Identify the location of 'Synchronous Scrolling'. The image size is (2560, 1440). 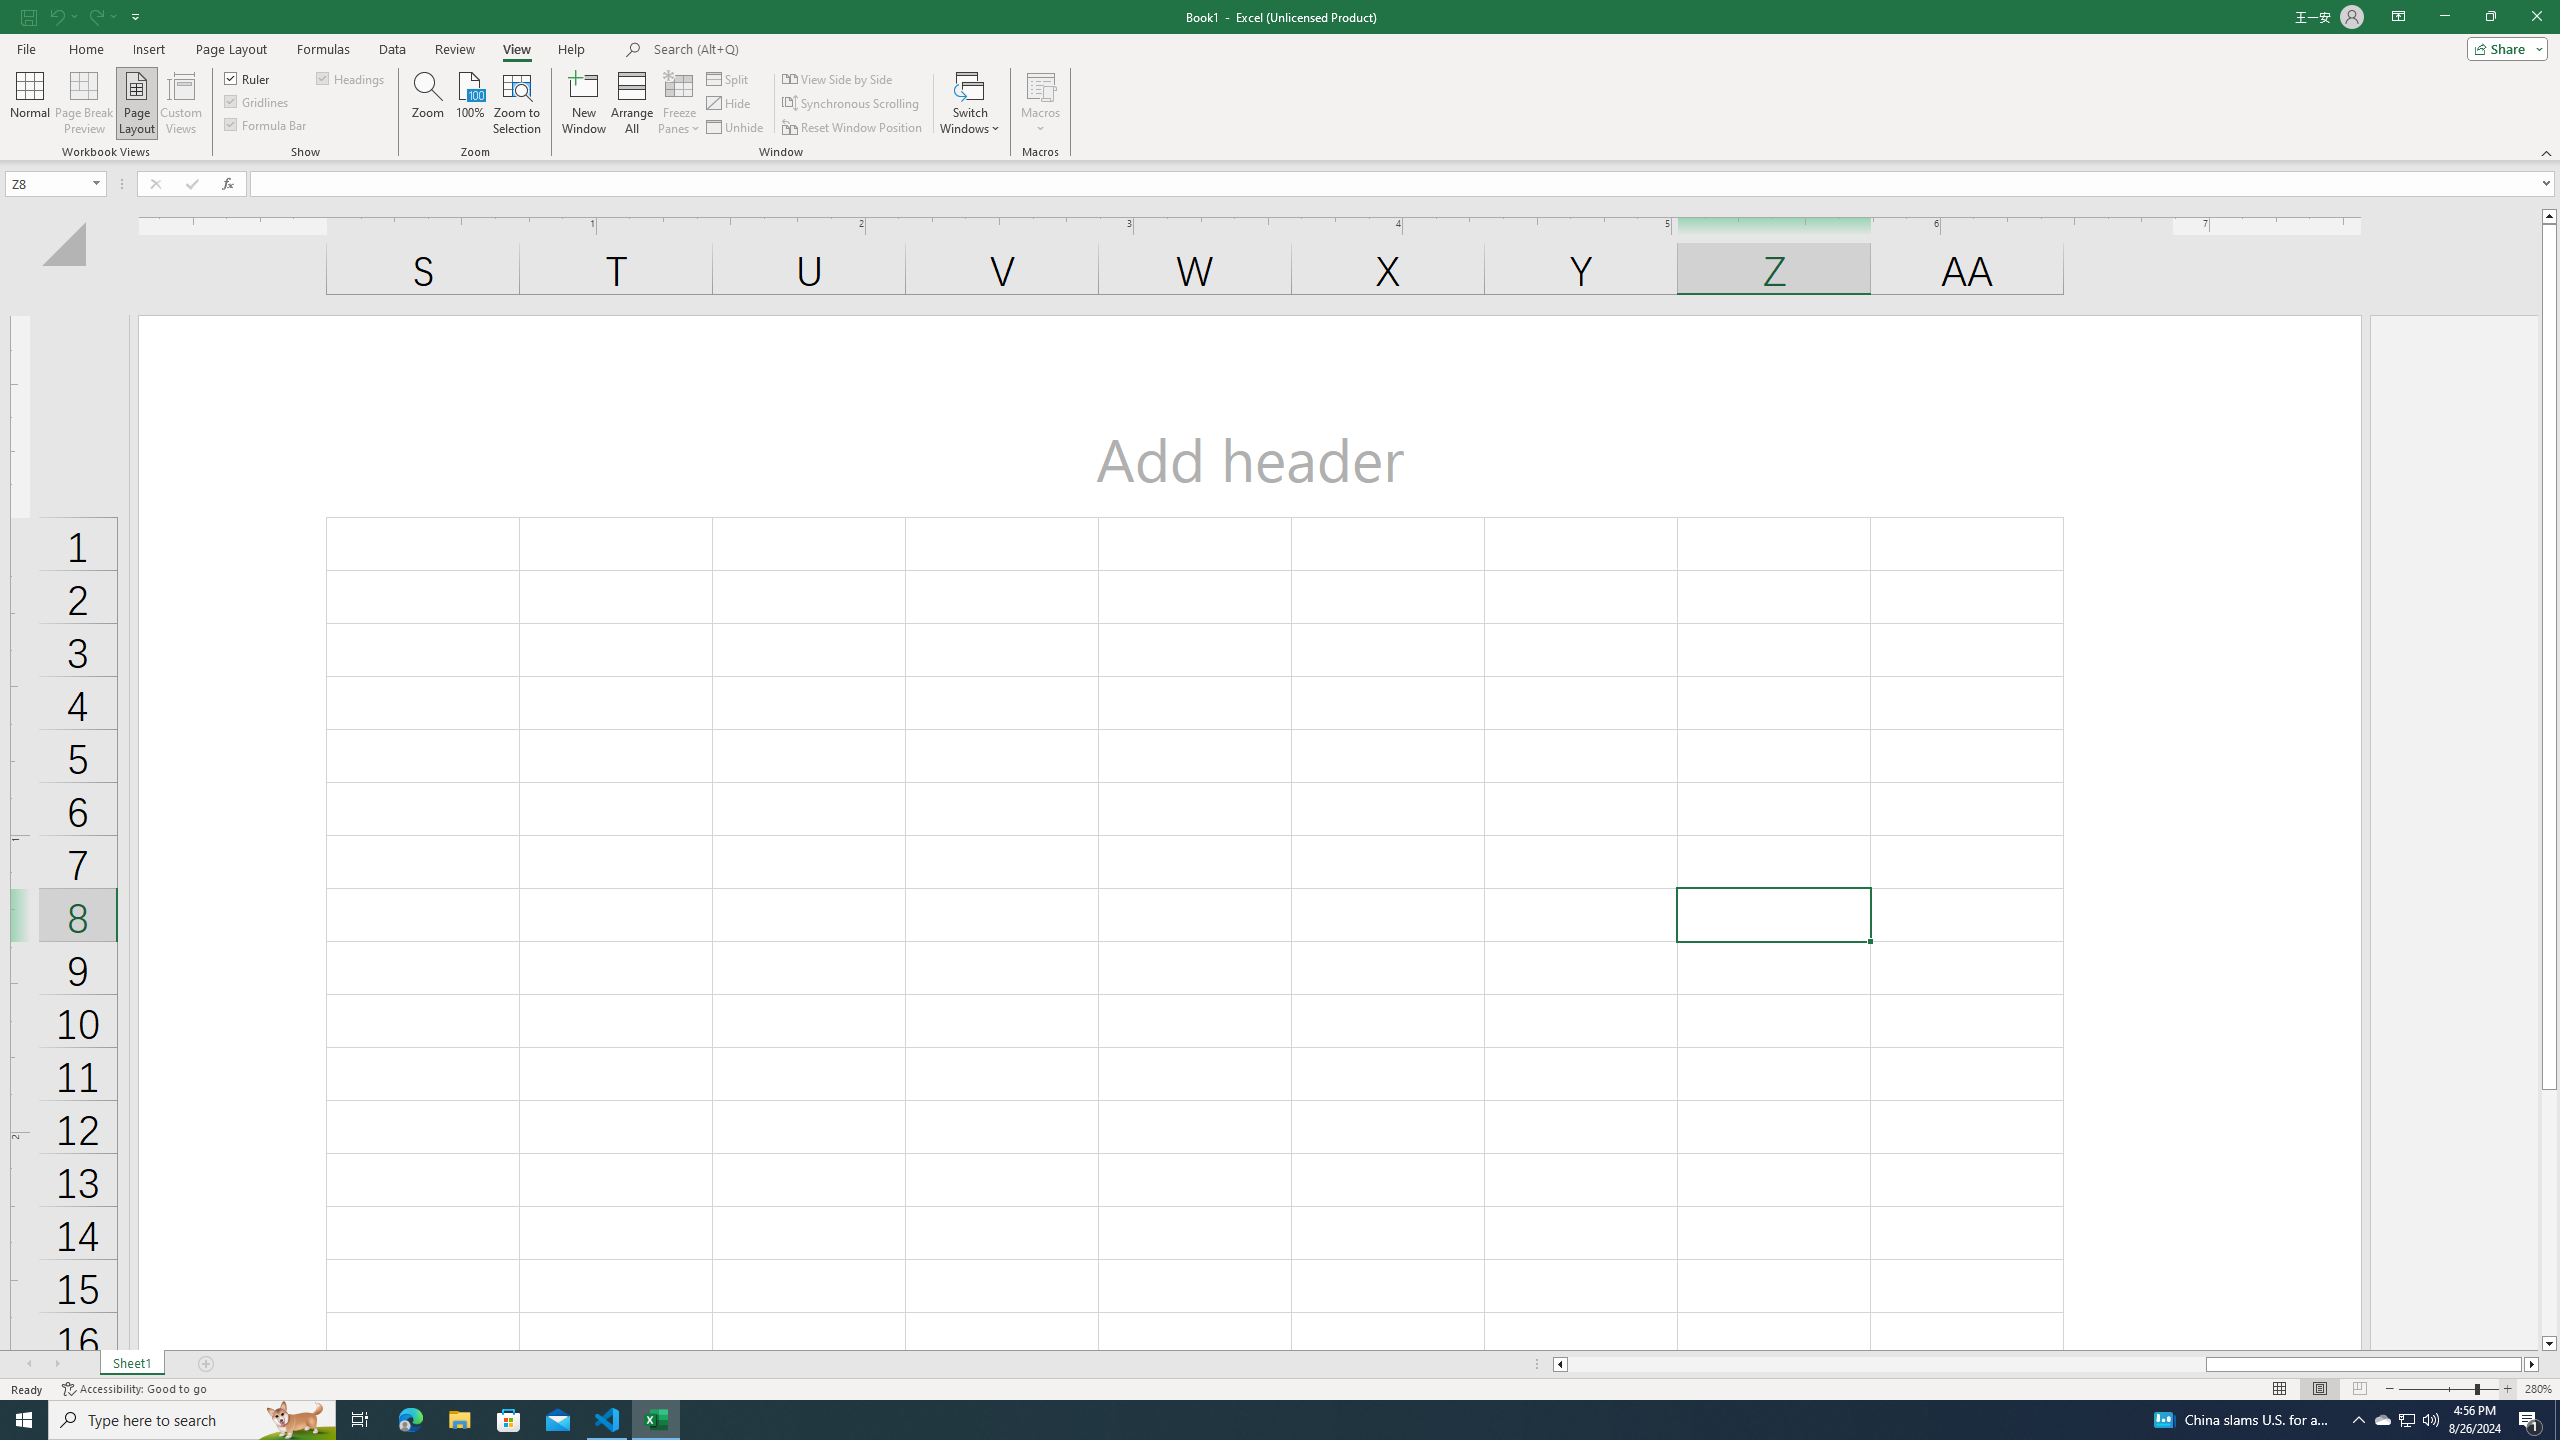
(851, 103).